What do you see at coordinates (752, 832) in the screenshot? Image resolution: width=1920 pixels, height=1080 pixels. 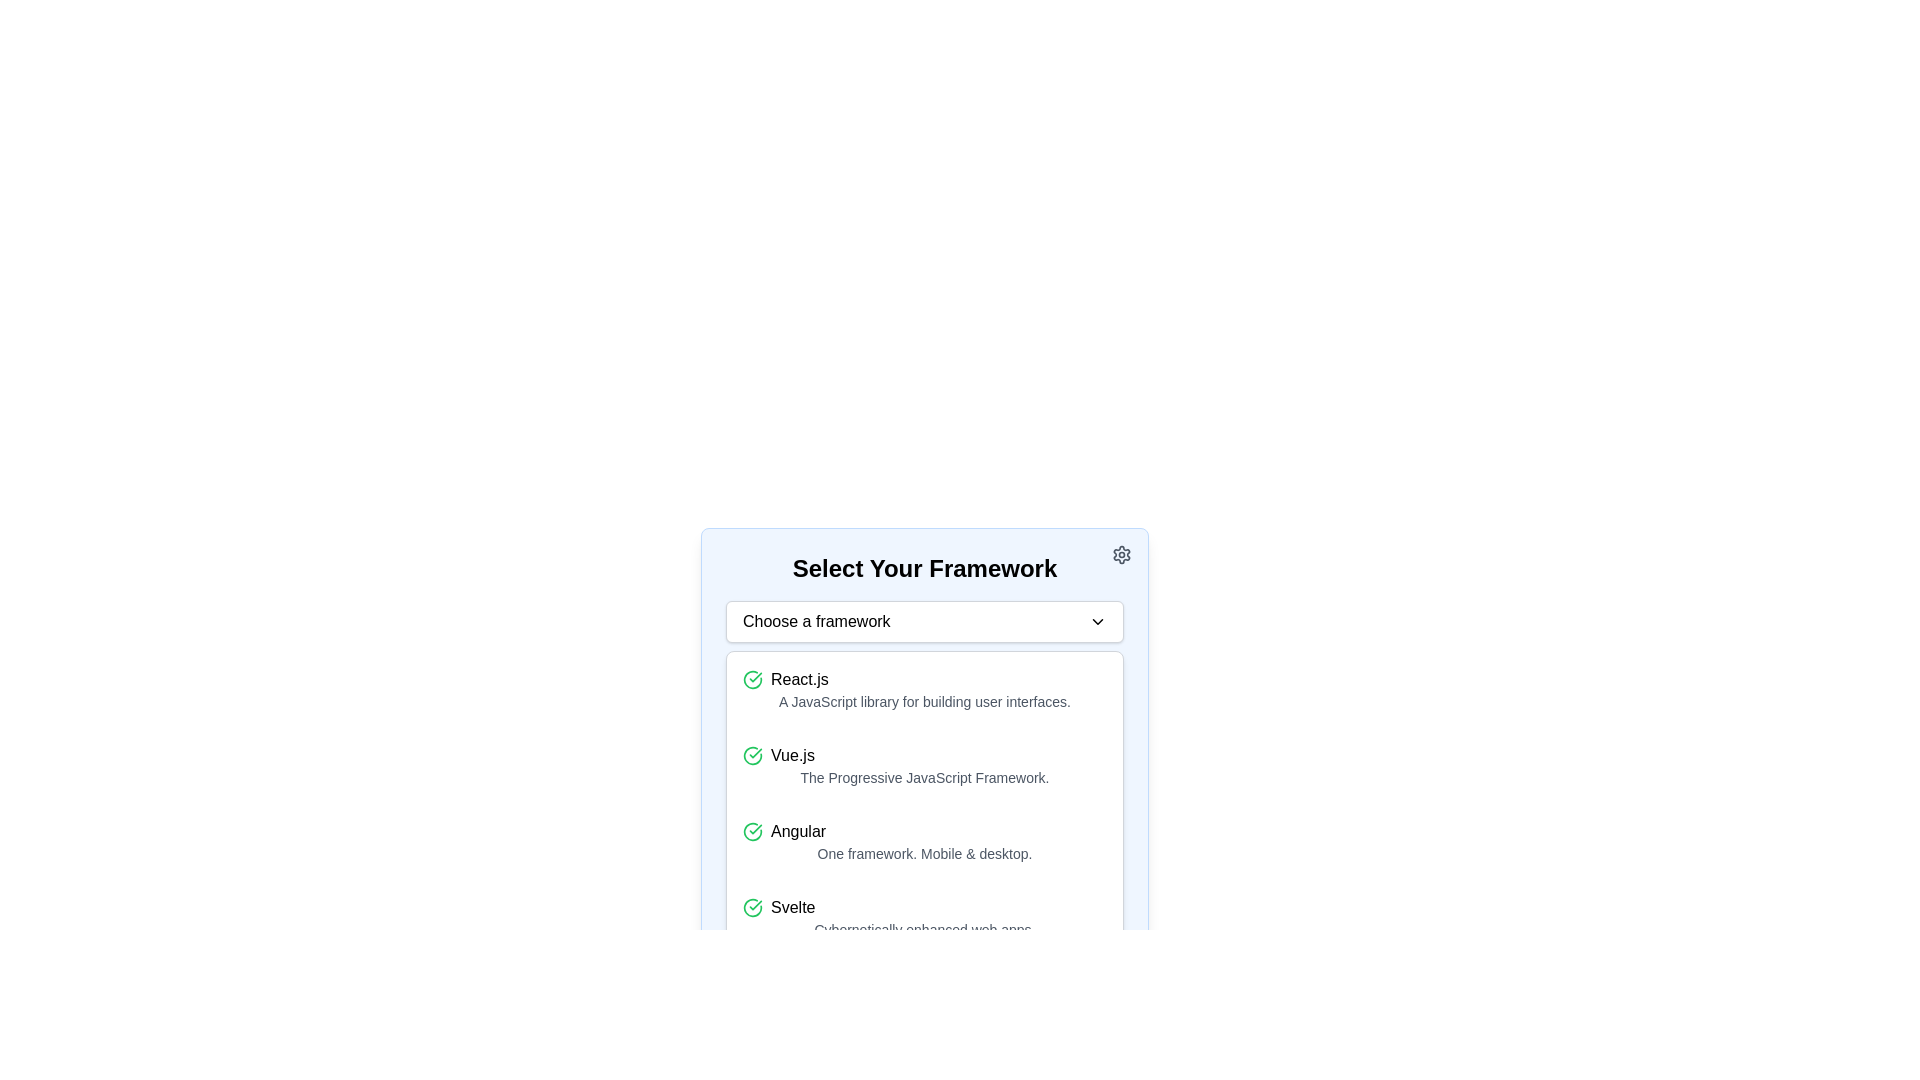 I see `the SVG icon representing the 'Angular' framework in the list of frameworks` at bounding box center [752, 832].